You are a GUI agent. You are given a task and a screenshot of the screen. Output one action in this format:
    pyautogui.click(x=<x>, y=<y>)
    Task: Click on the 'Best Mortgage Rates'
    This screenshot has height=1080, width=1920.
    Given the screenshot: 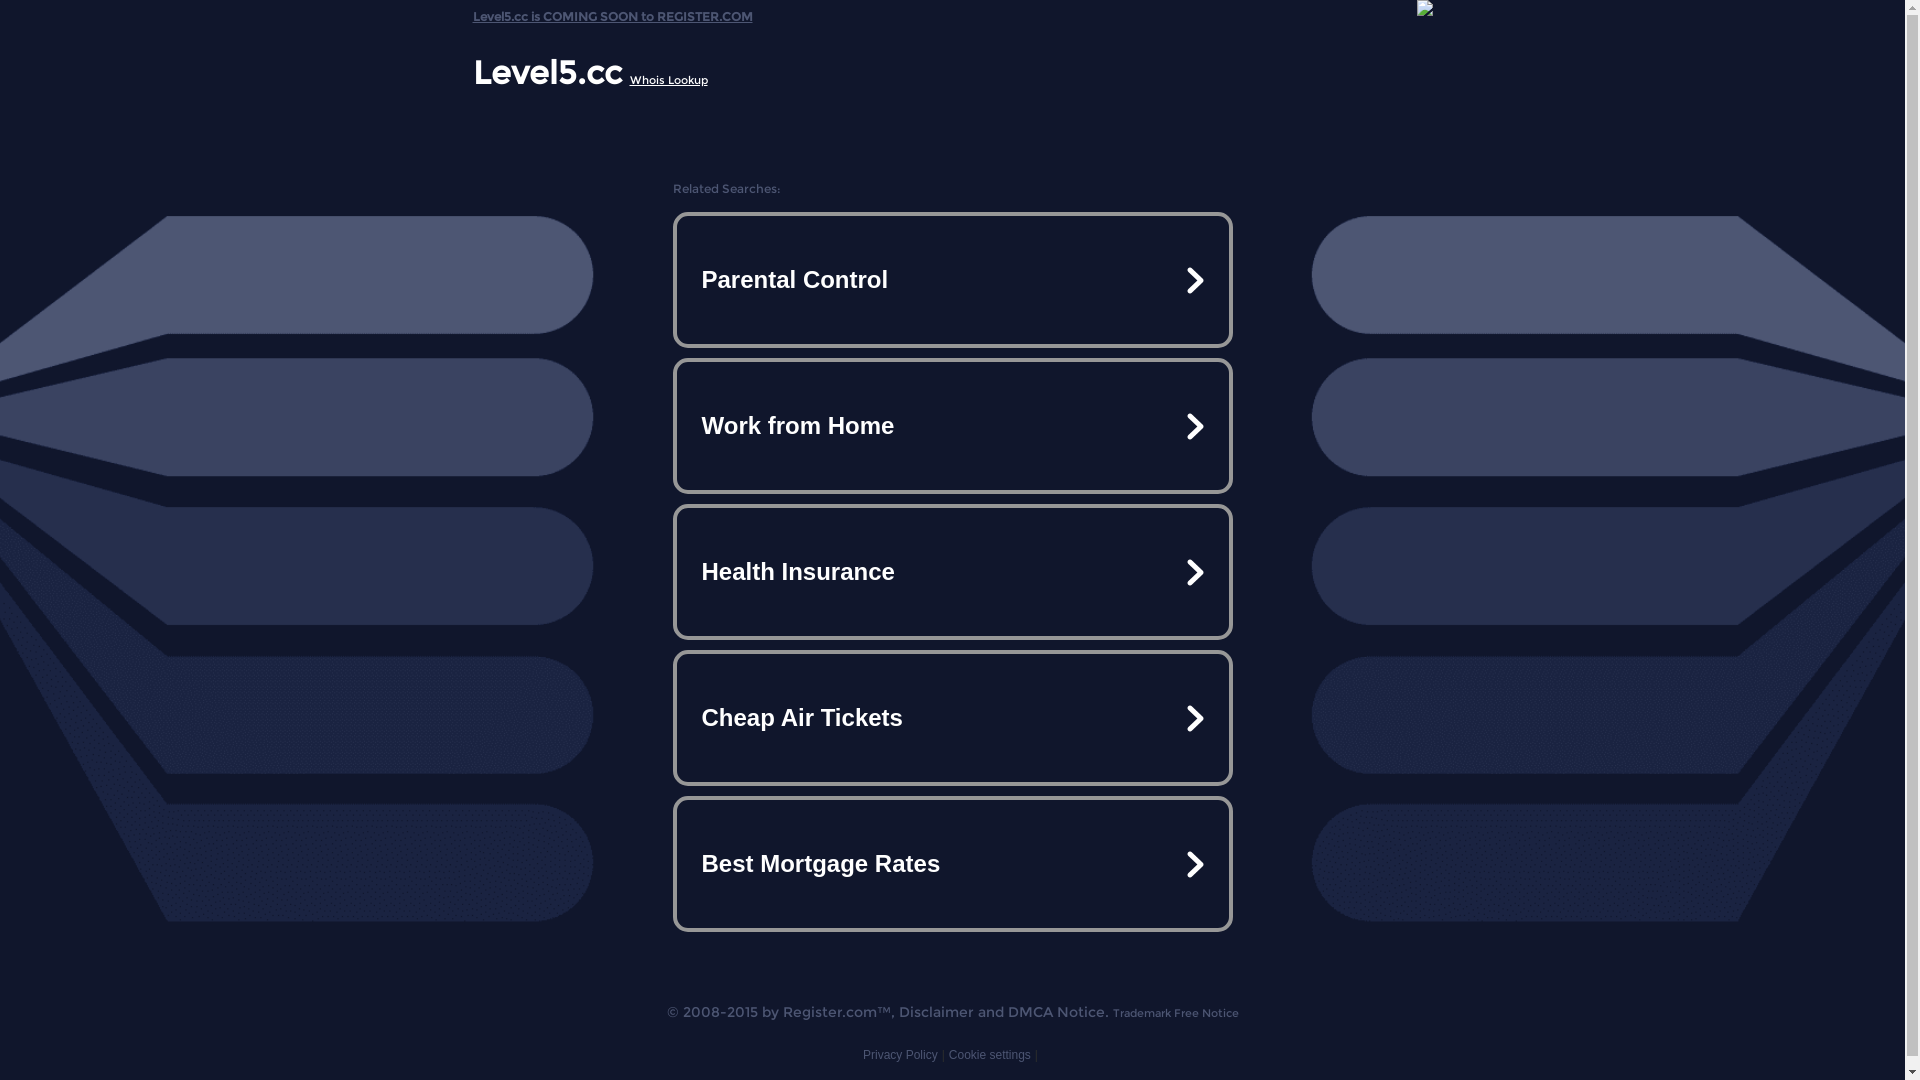 What is the action you would take?
    pyautogui.click(x=950, y=863)
    